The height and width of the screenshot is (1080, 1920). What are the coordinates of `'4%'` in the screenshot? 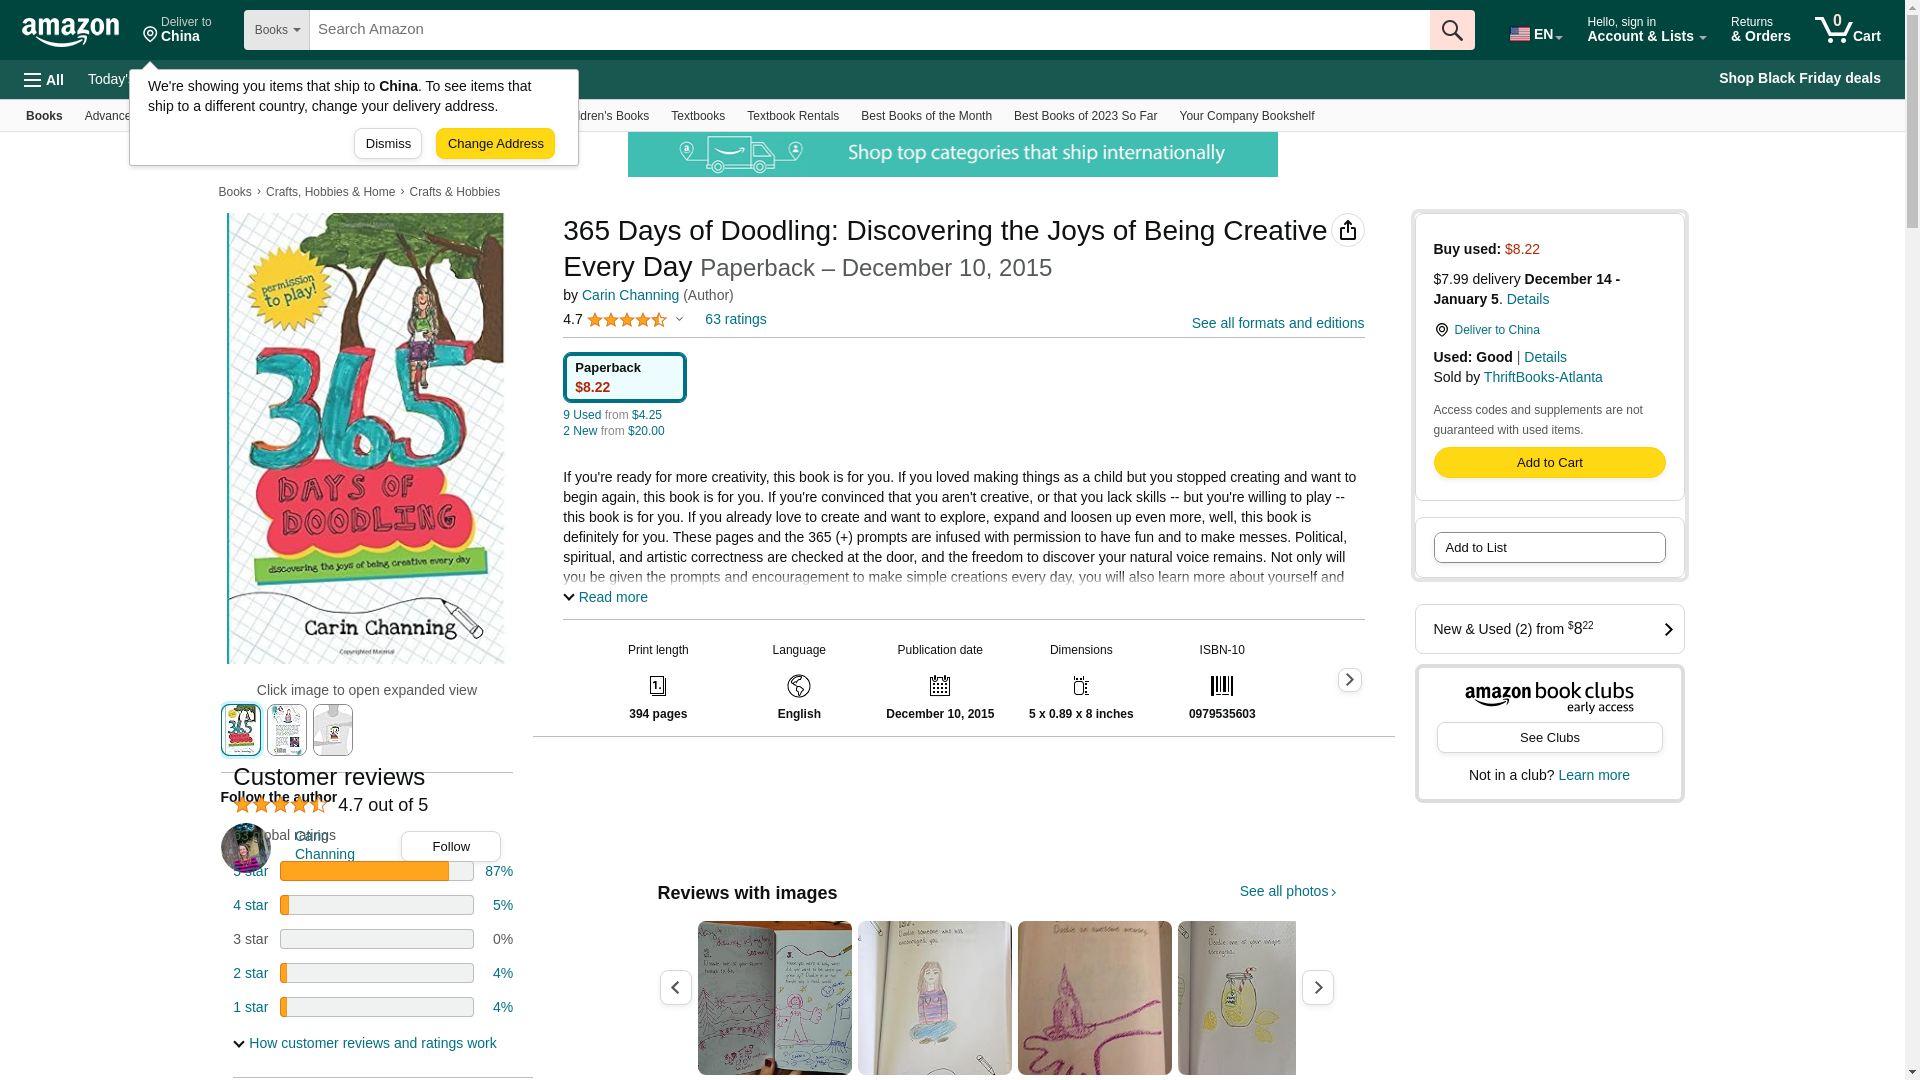 It's located at (503, 971).